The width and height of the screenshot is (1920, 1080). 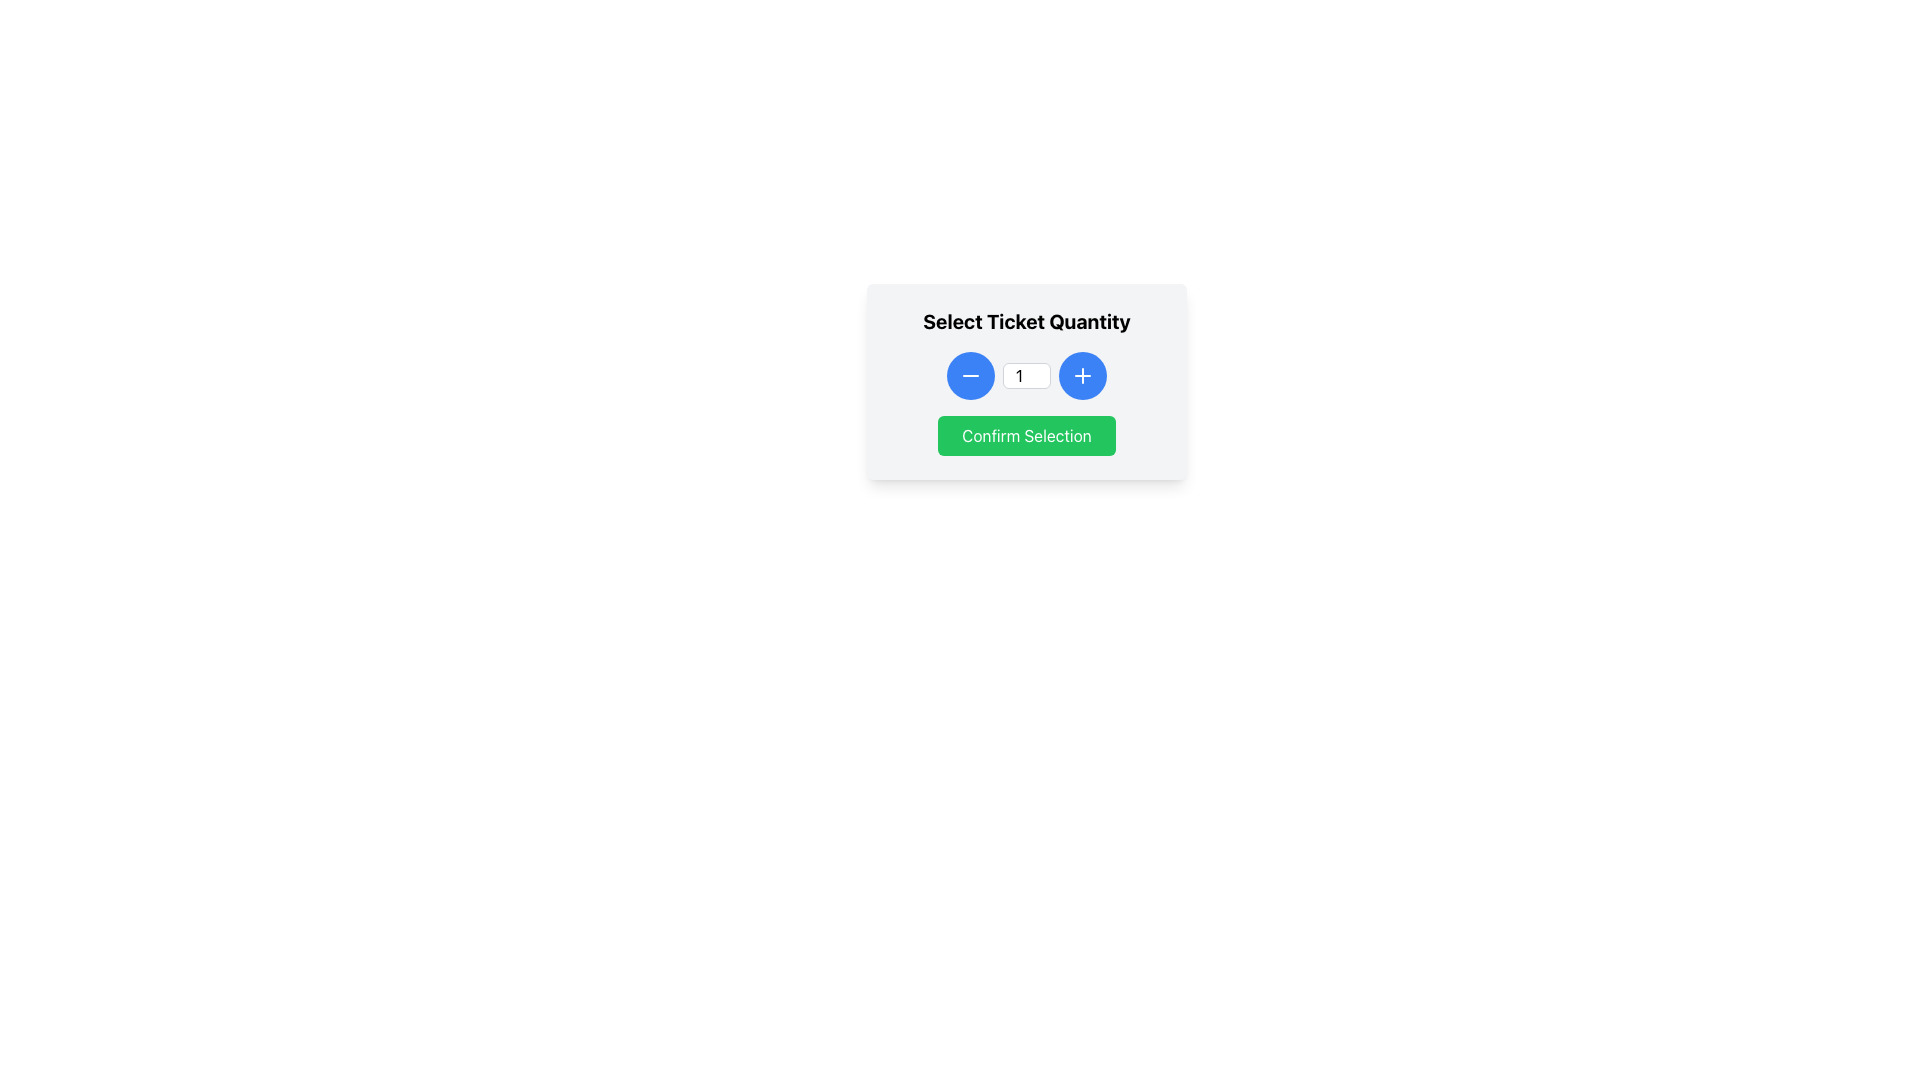 What do you see at coordinates (1027, 320) in the screenshot?
I see `the Text Label that introduces the ticket quantity selection feature, which is centered above the ticket quantity adjustment controls` at bounding box center [1027, 320].